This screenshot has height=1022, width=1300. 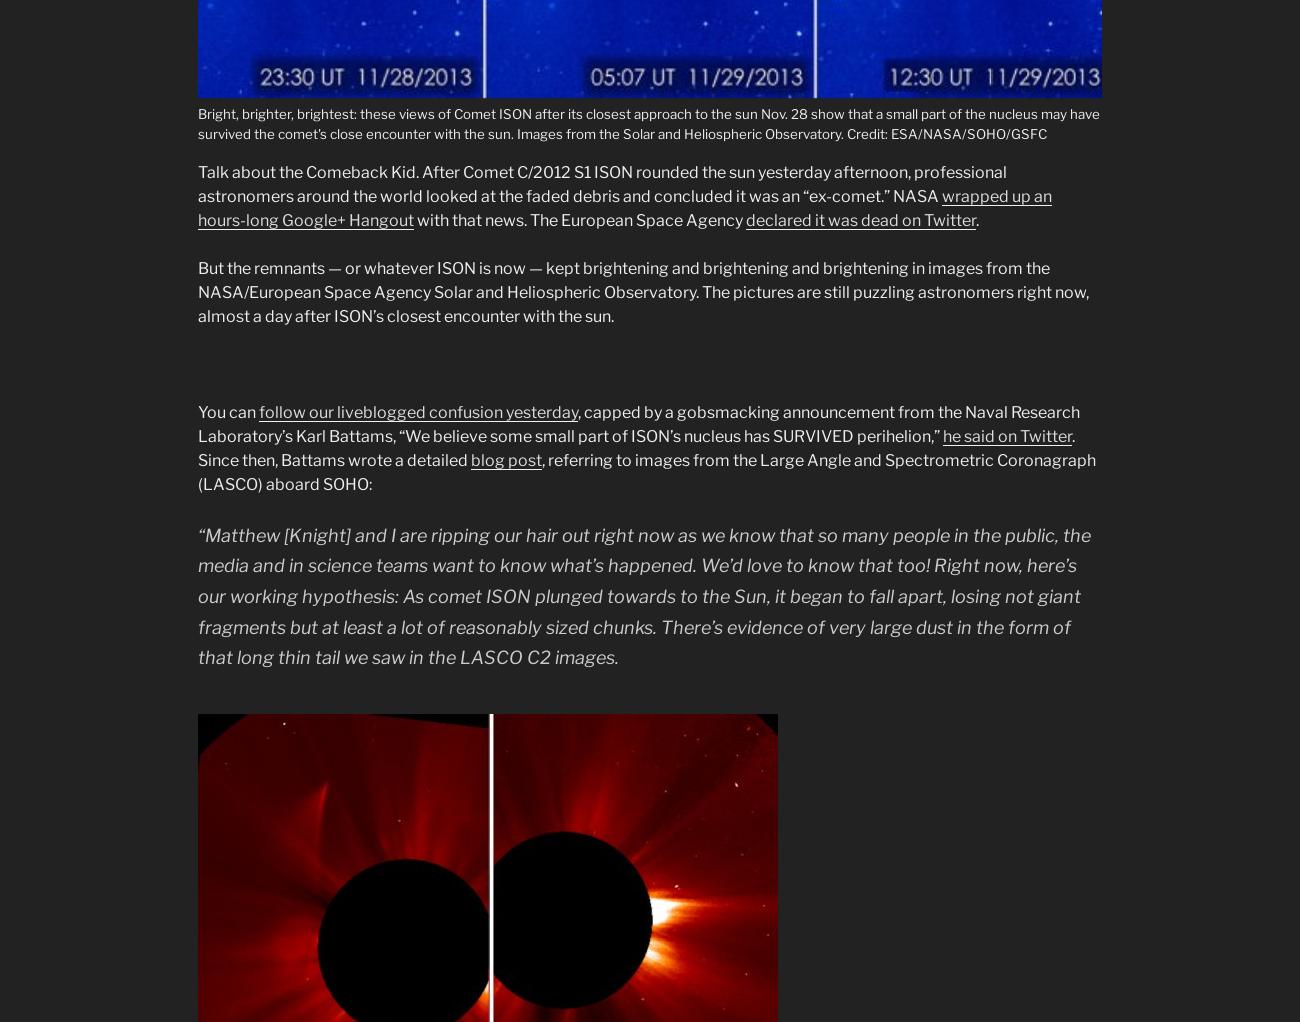 What do you see at coordinates (647, 470) in the screenshot?
I see `', referring to images from the Large Angle and Spectrometric Coronagraph (LASCO) aboard SOHO:'` at bounding box center [647, 470].